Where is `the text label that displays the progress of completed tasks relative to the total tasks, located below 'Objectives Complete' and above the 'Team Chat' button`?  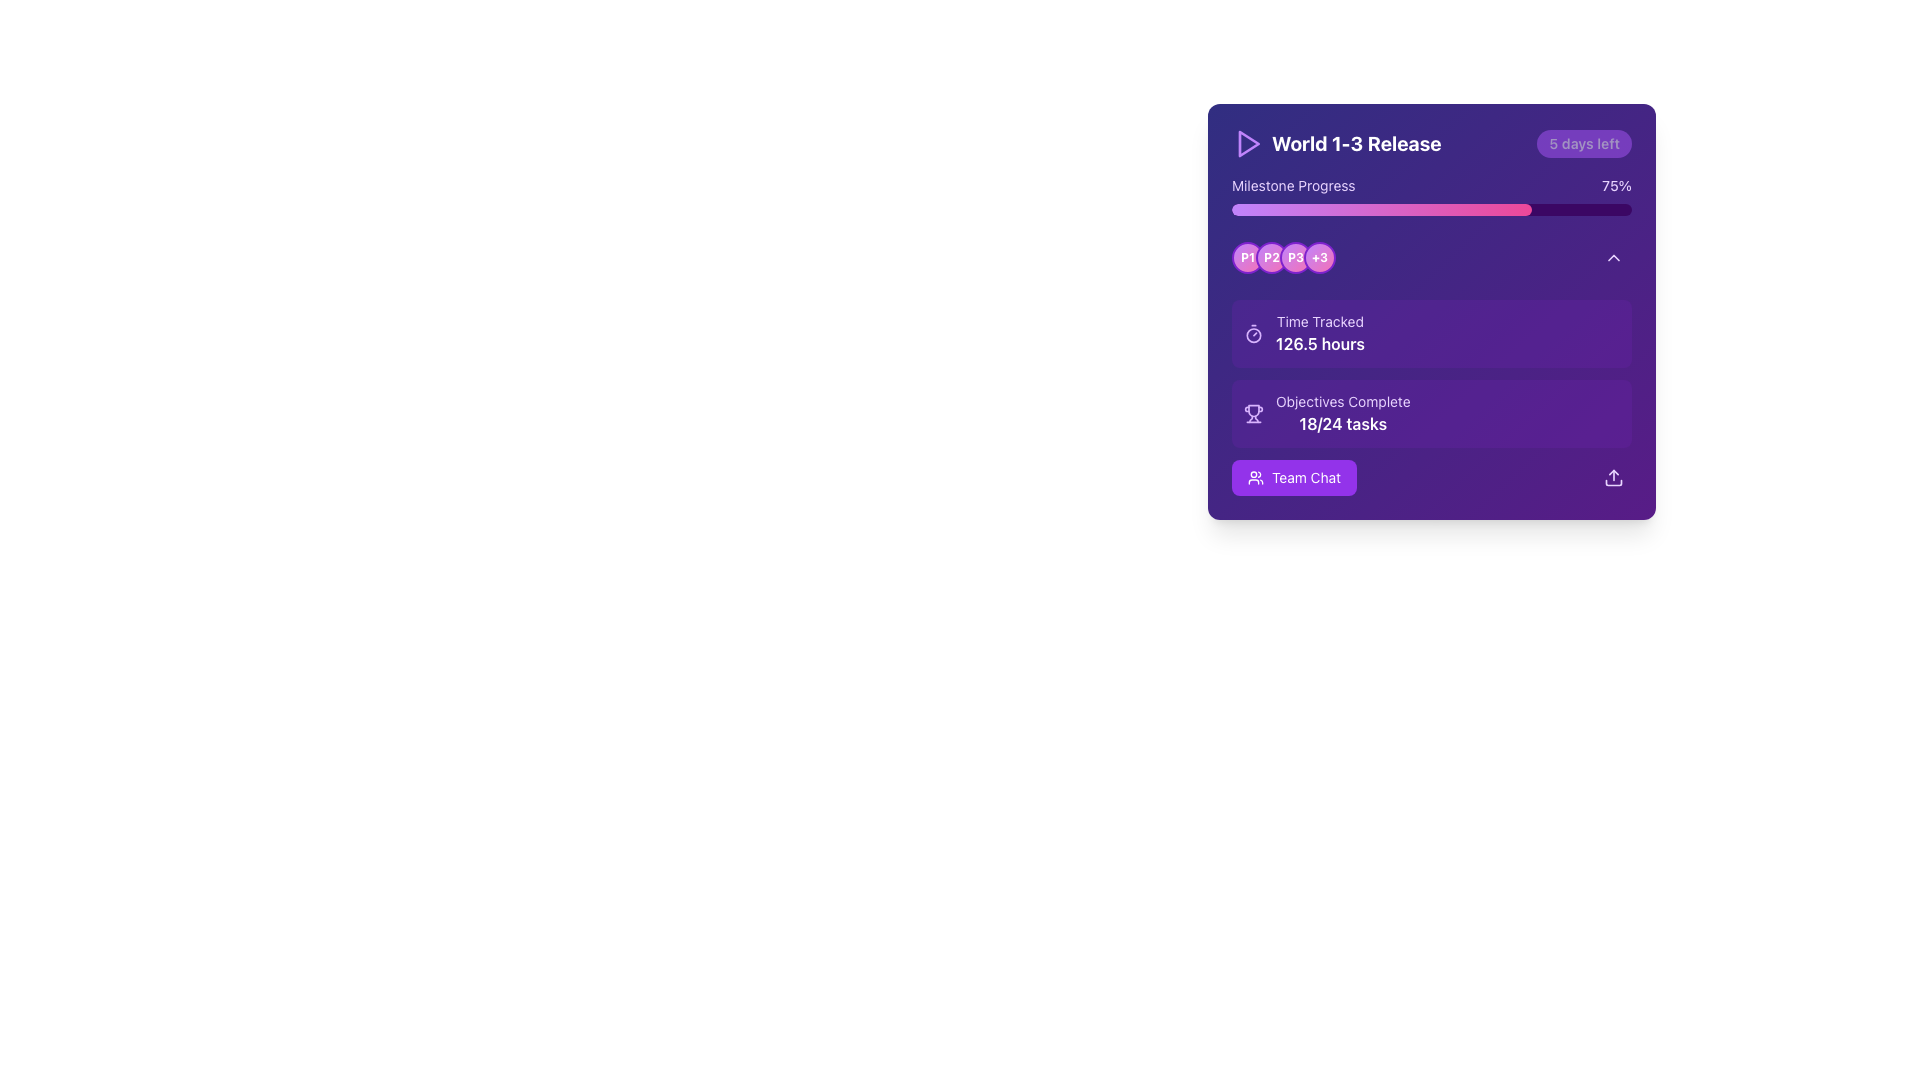
the text label that displays the progress of completed tasks relative to the total tasks, located below 'Objectives Complete' and above the 'Team Chat' button is located at coordinates (1343, 423).